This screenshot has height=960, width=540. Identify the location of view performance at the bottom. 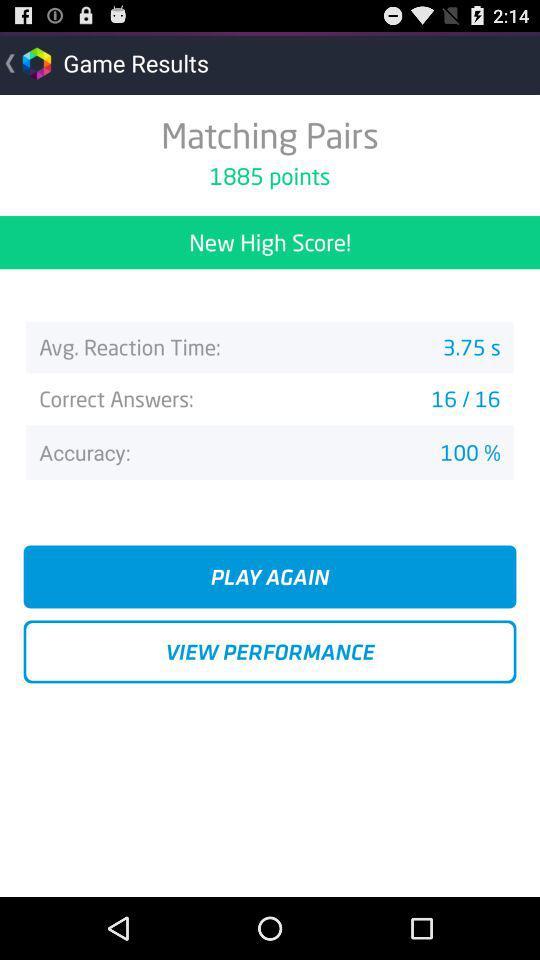
(270, 650).